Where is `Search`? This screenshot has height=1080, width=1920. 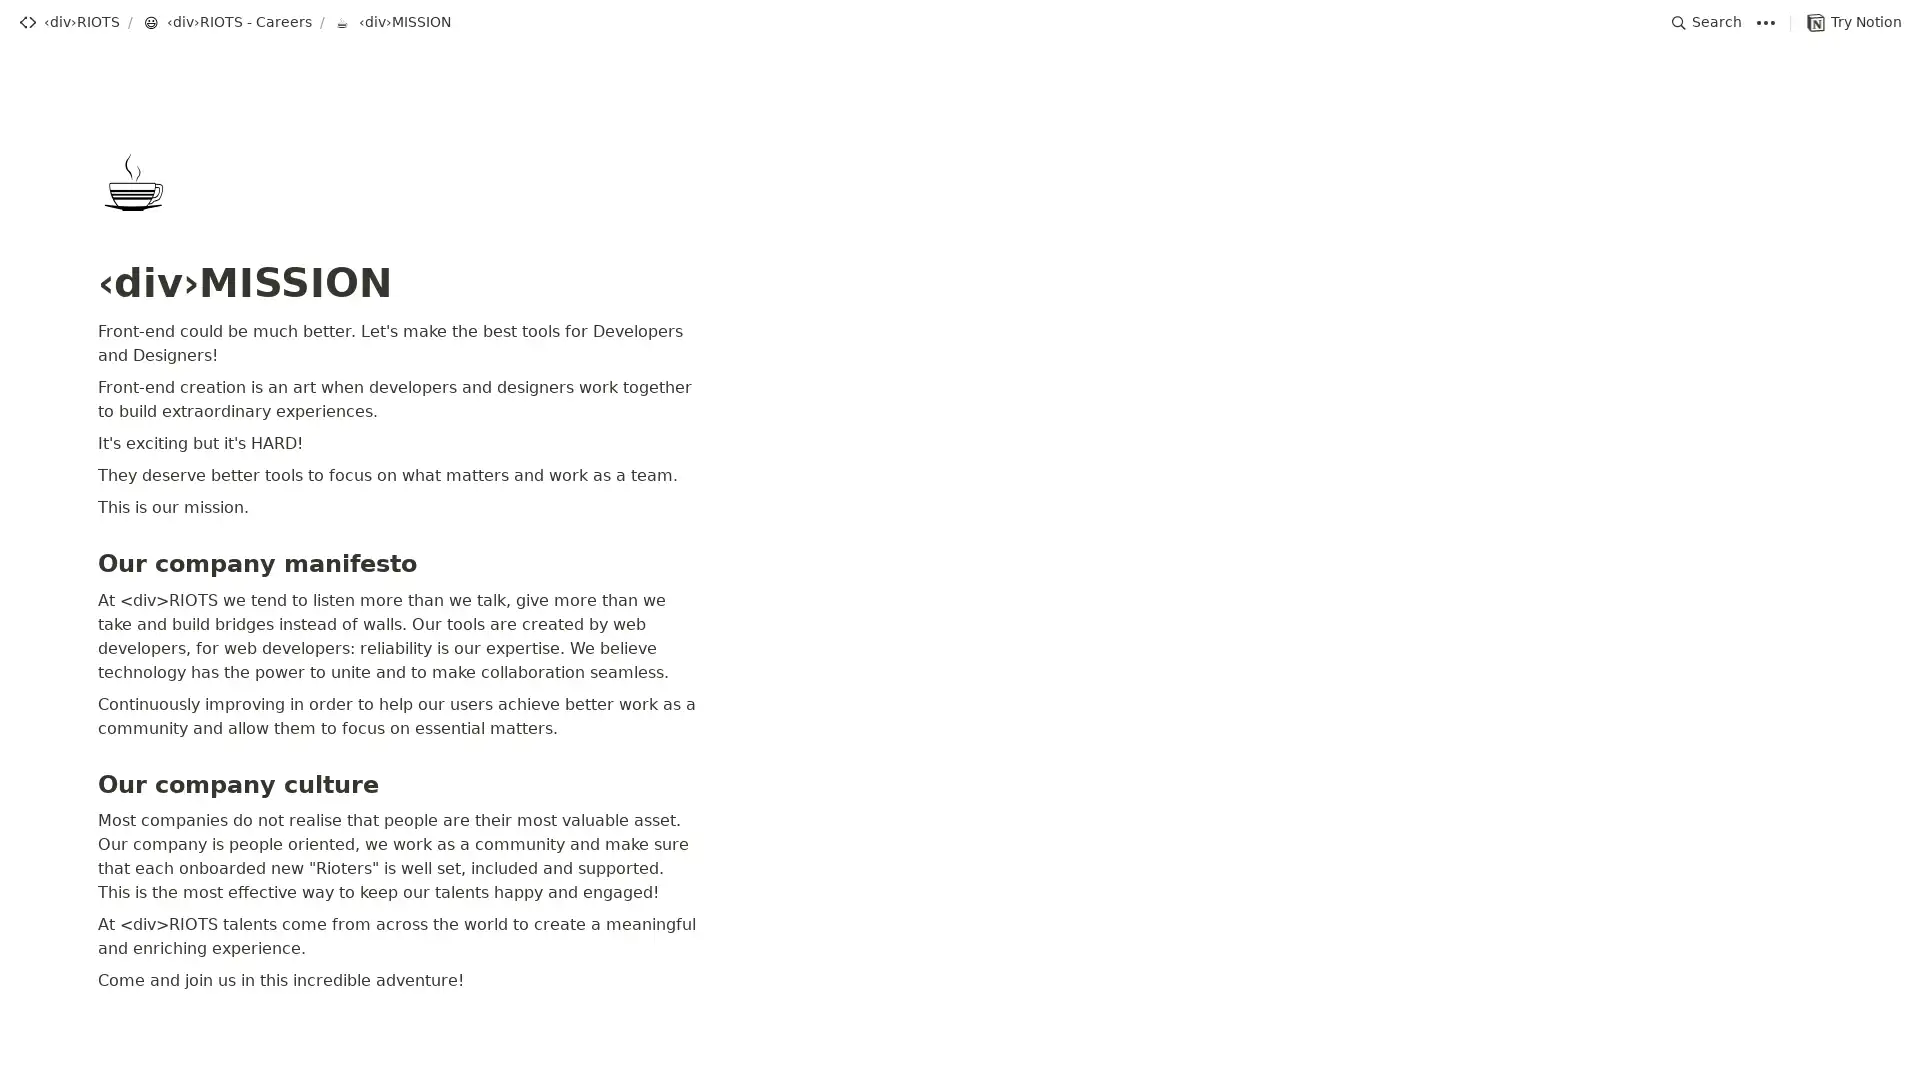
Search is located at coordinates (1706, 22).